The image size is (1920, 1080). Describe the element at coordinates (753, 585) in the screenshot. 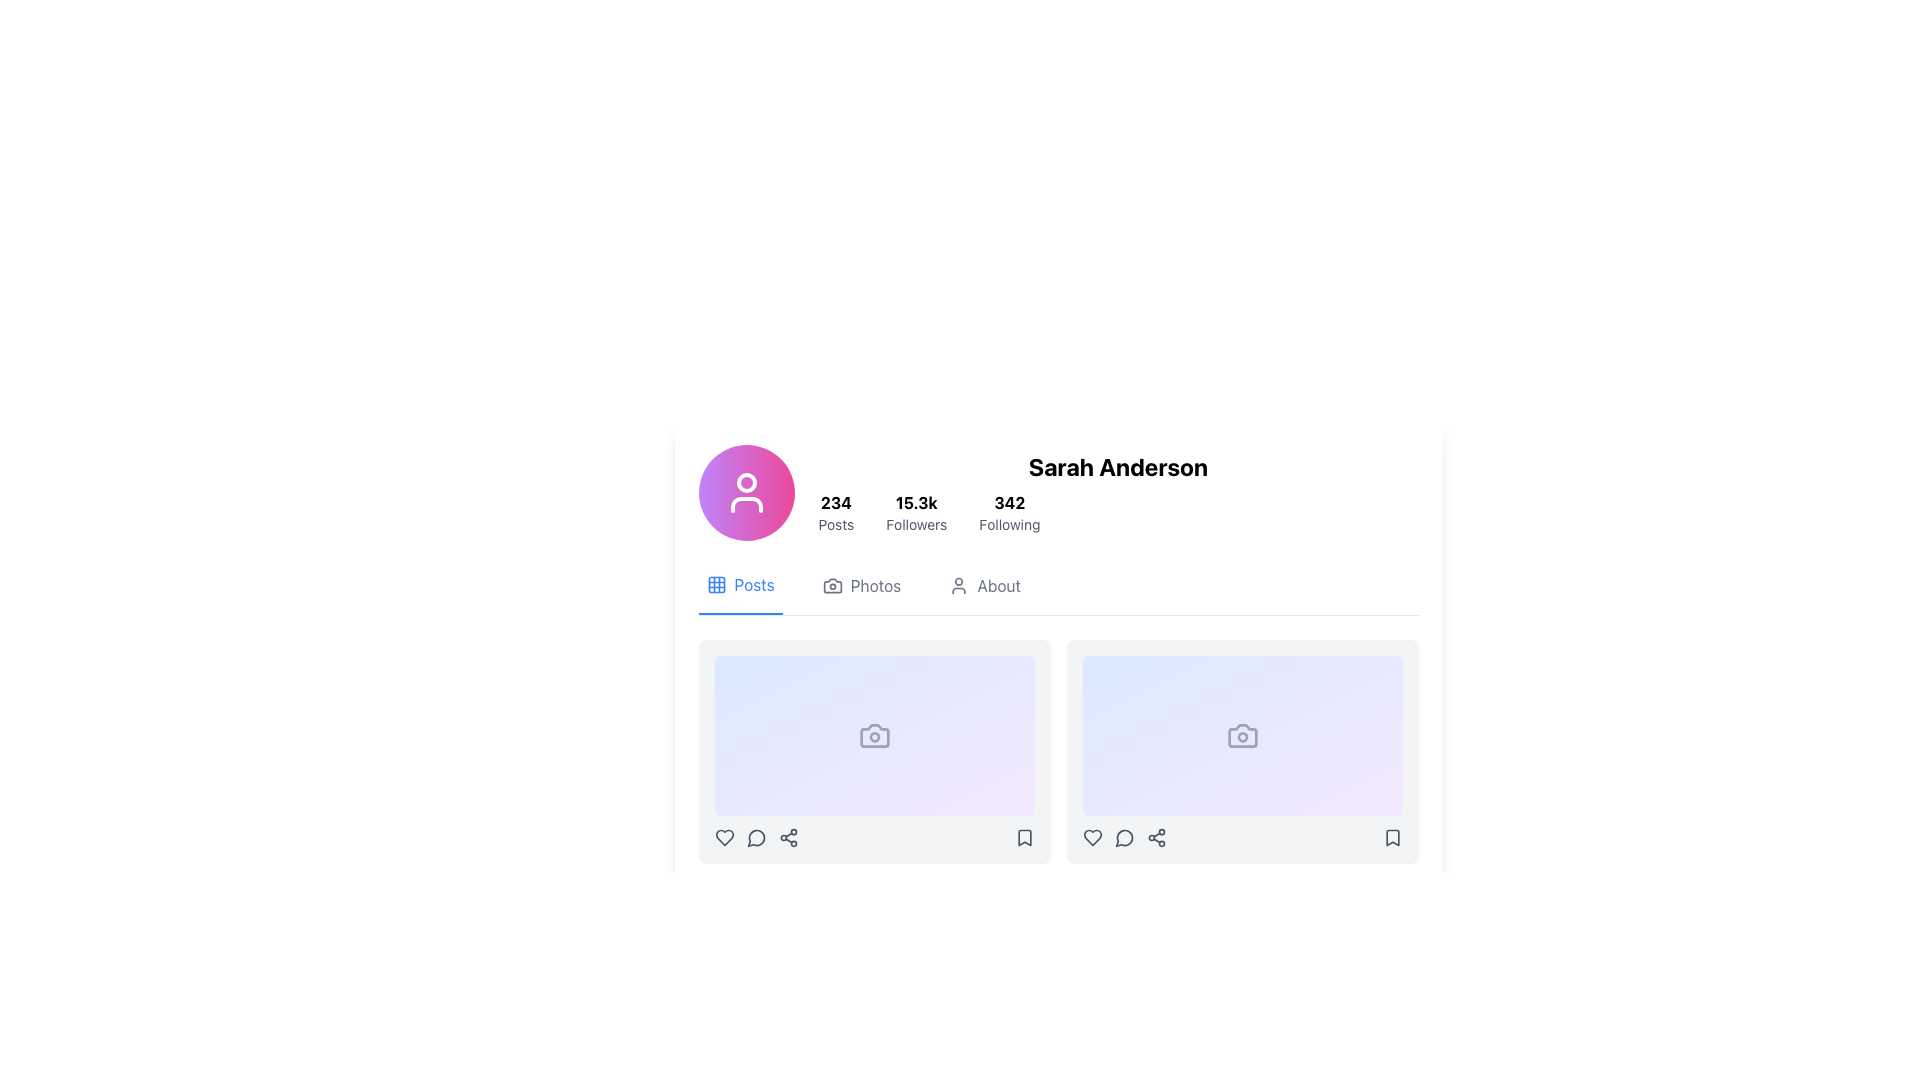

I see `the 'Posts' text label, styled as a clickable tab, located in the navigation tab bar below the user profile information section` at that location.